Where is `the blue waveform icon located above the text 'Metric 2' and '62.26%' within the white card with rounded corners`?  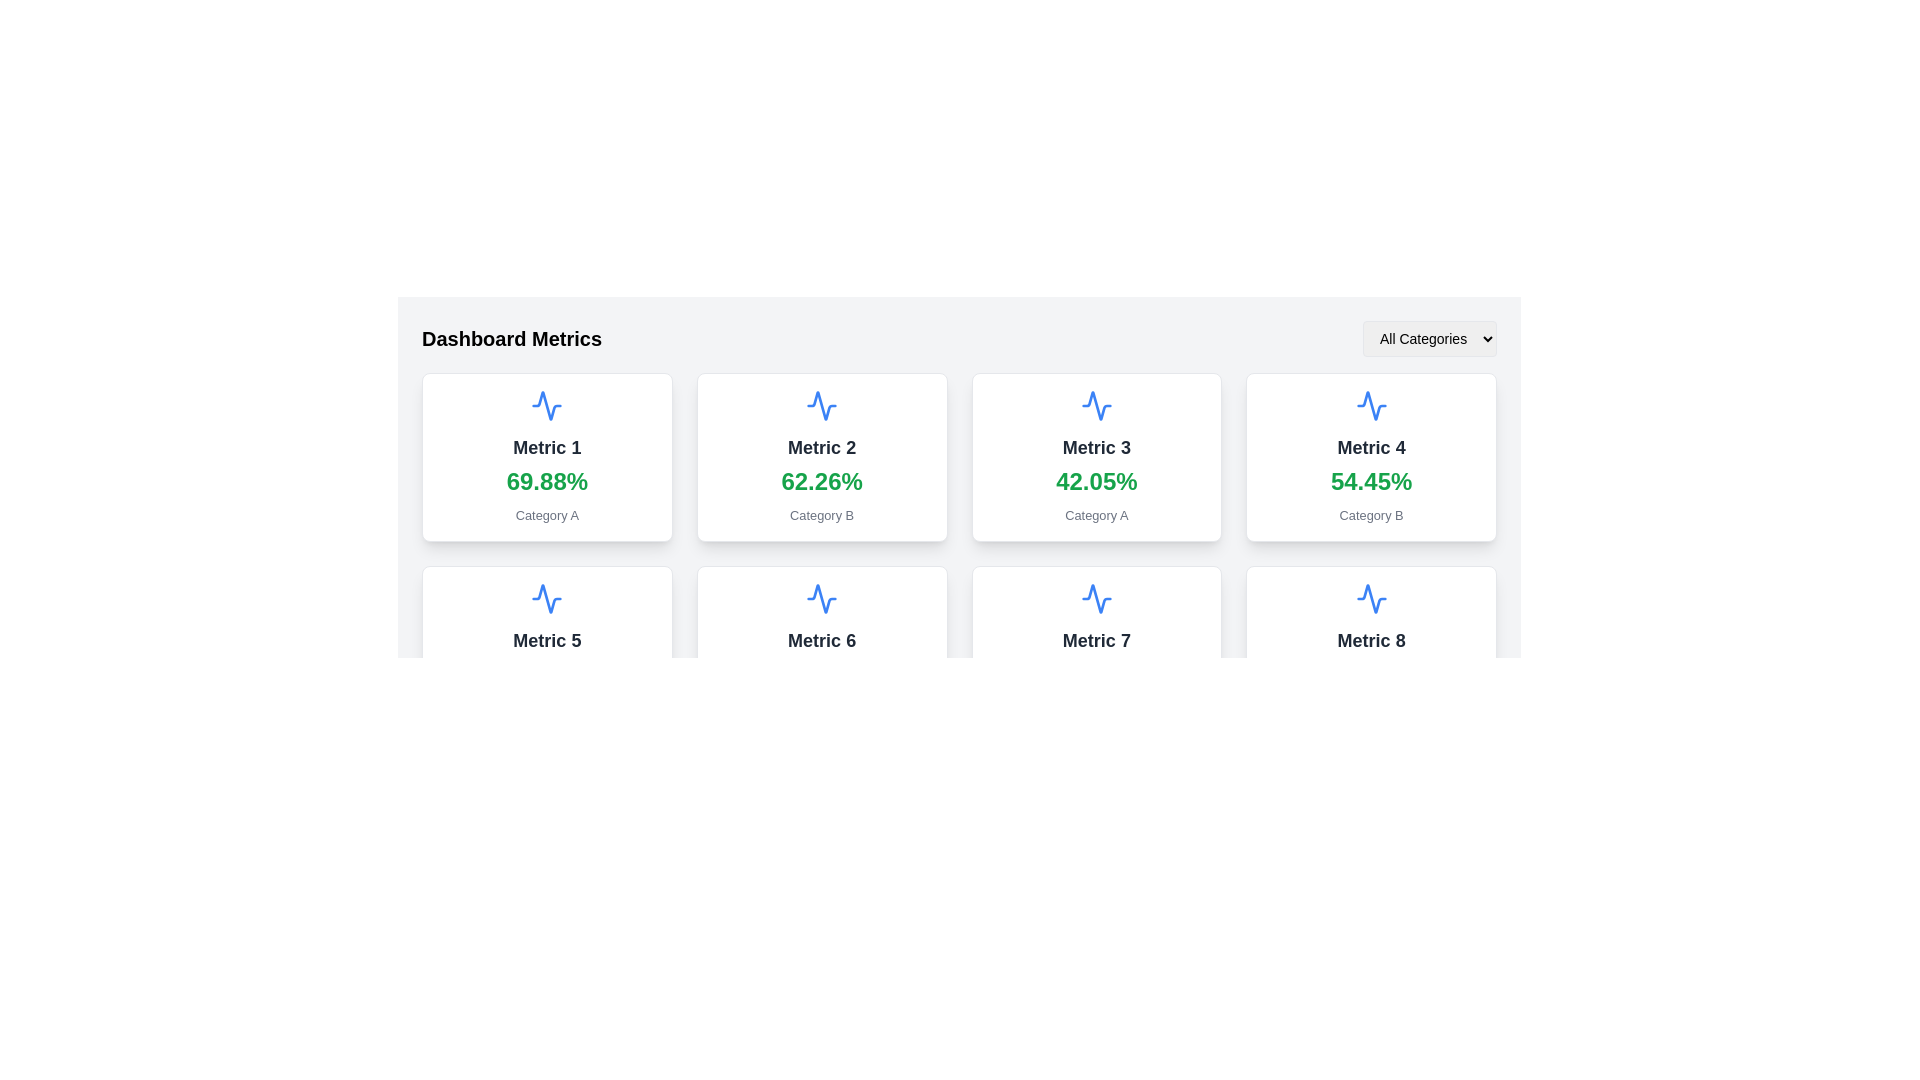 the blue waveform icon located above the text 'Metric 2' and '62.26%' within the white card with rounded corners is located at coordinates (822, 405).